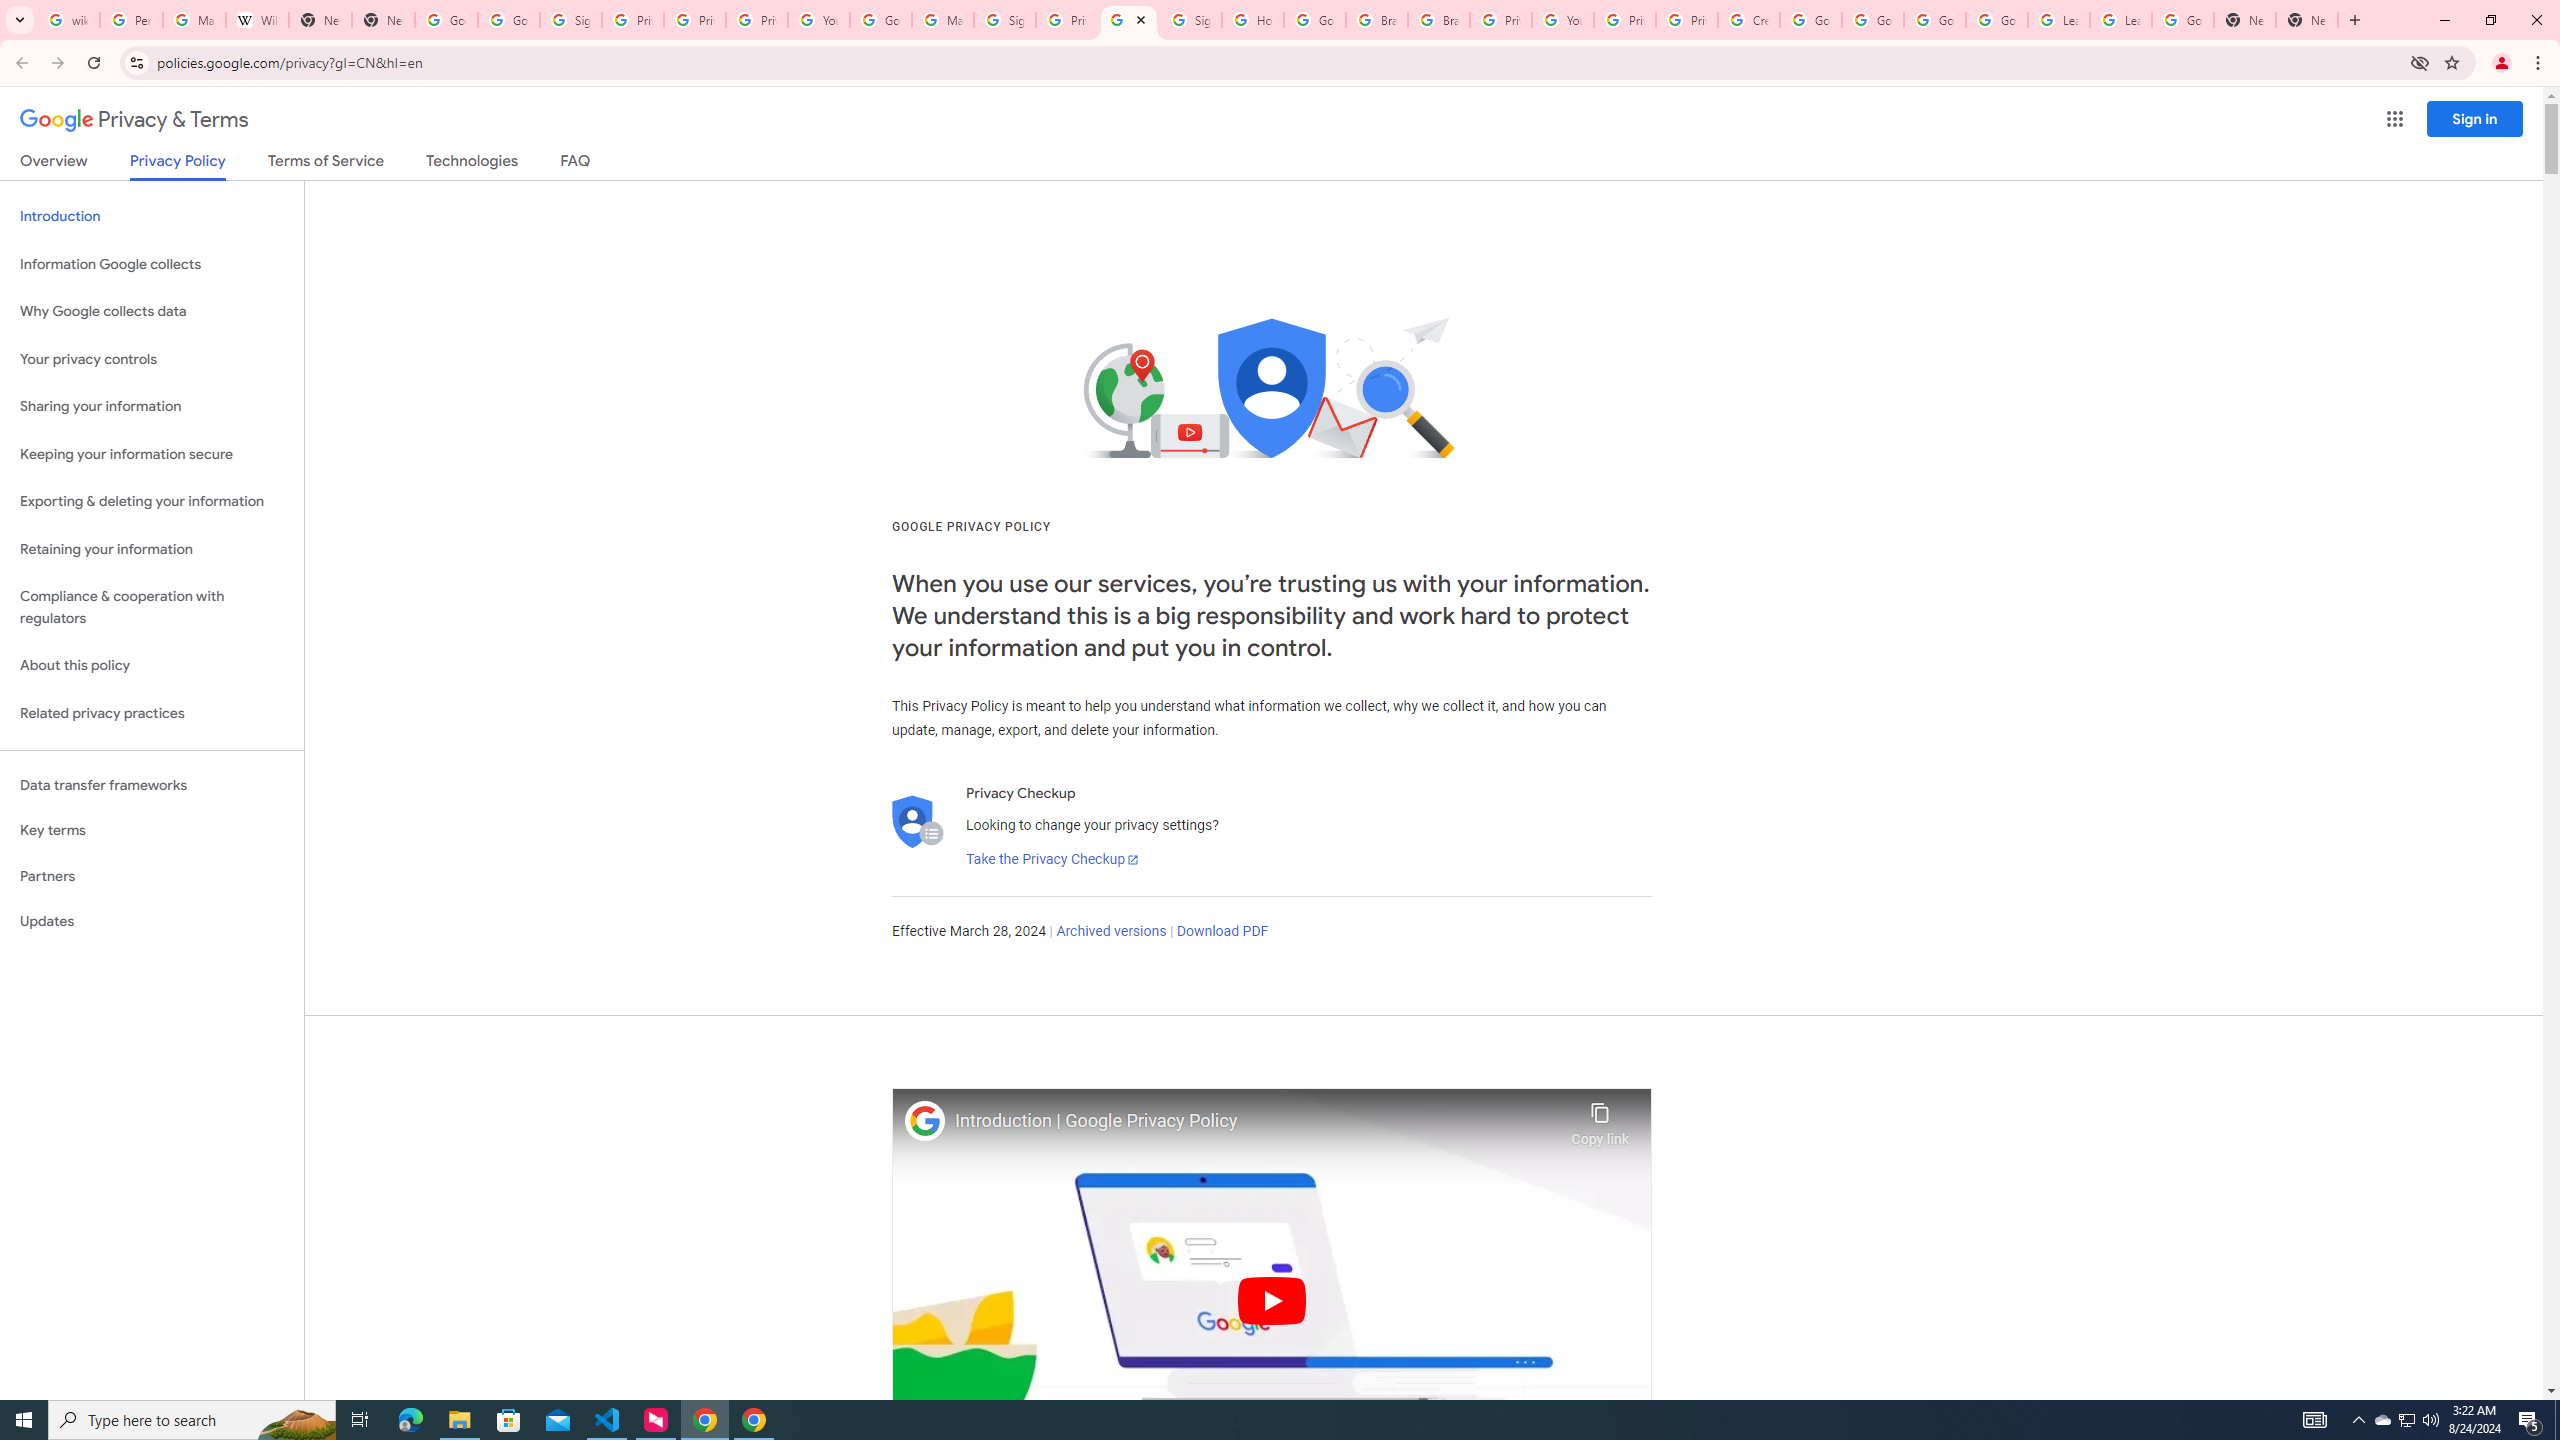 The image size is (2560, 1440). I want to click on 'Sign in - Google Accounts', so click(1003, 19).